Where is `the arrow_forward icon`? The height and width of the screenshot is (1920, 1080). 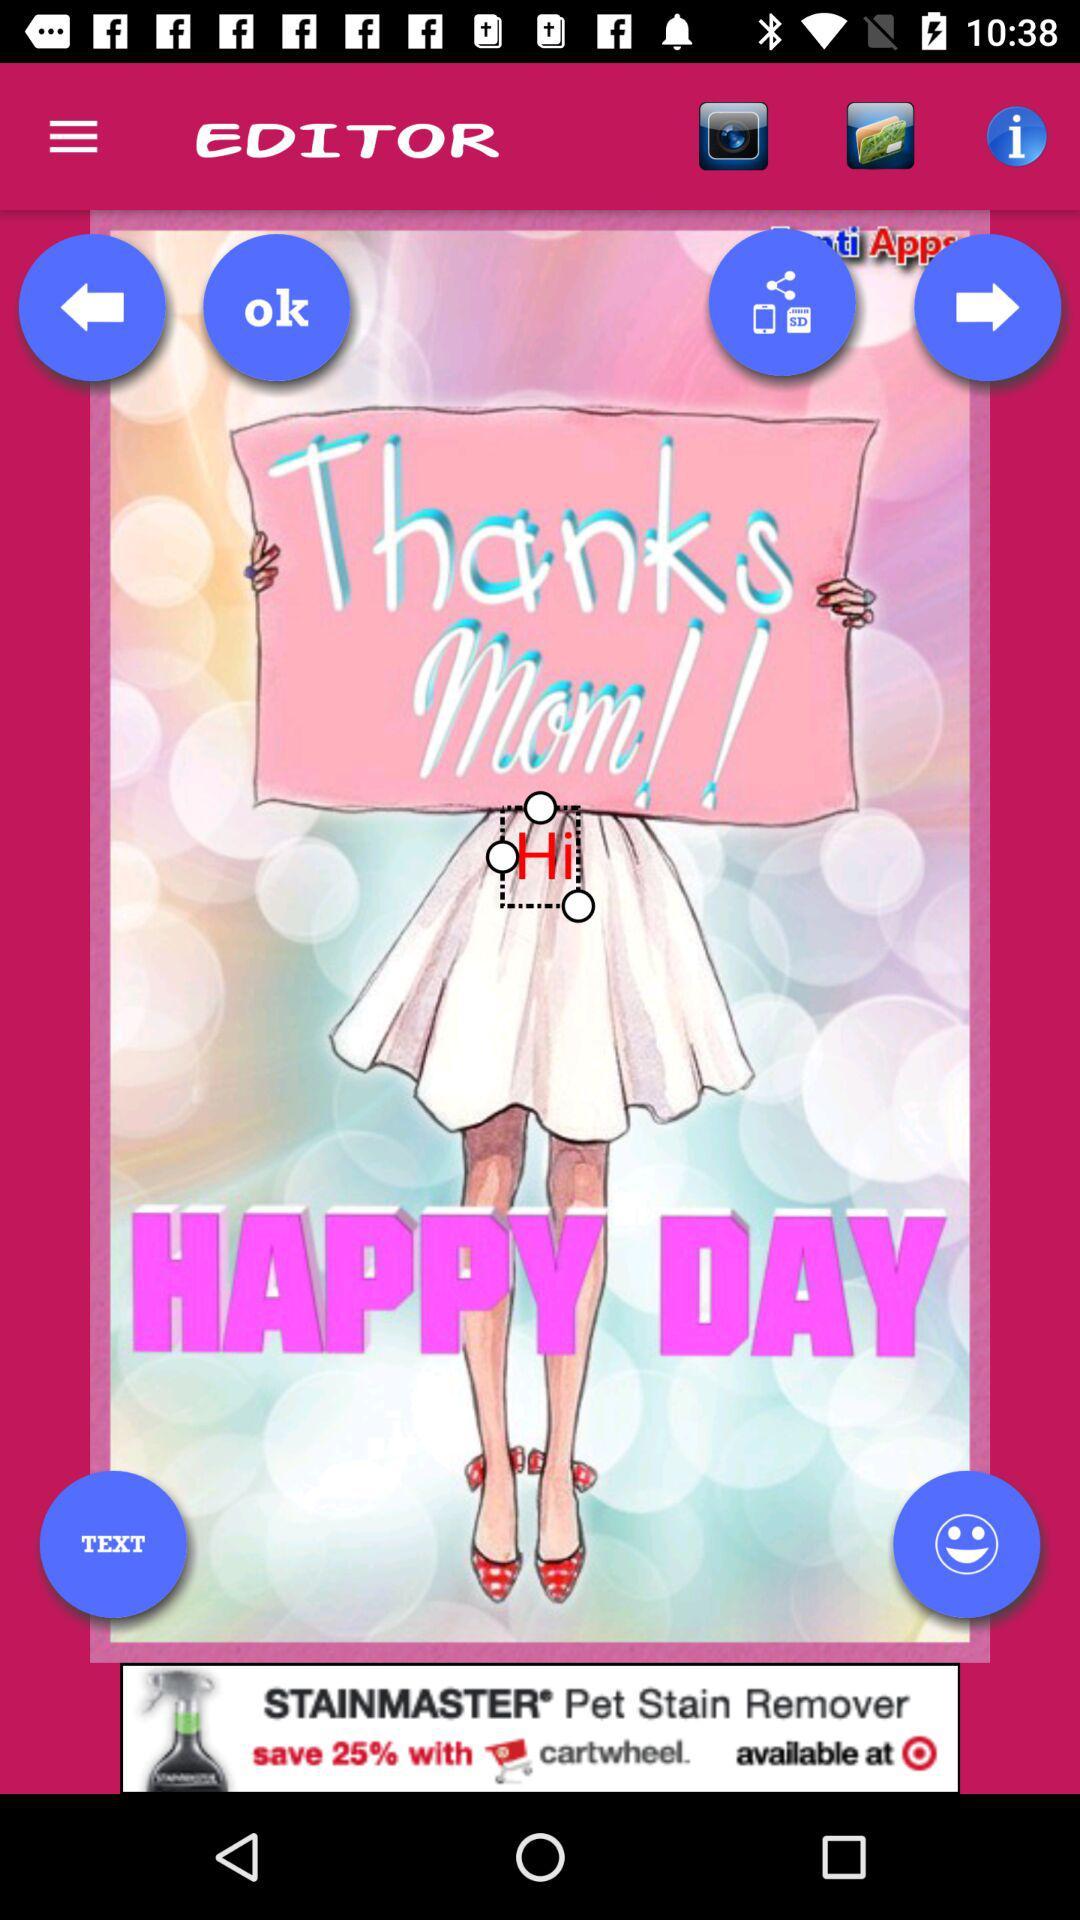
the arrow_forward icon is located at coordinates (986, 306).